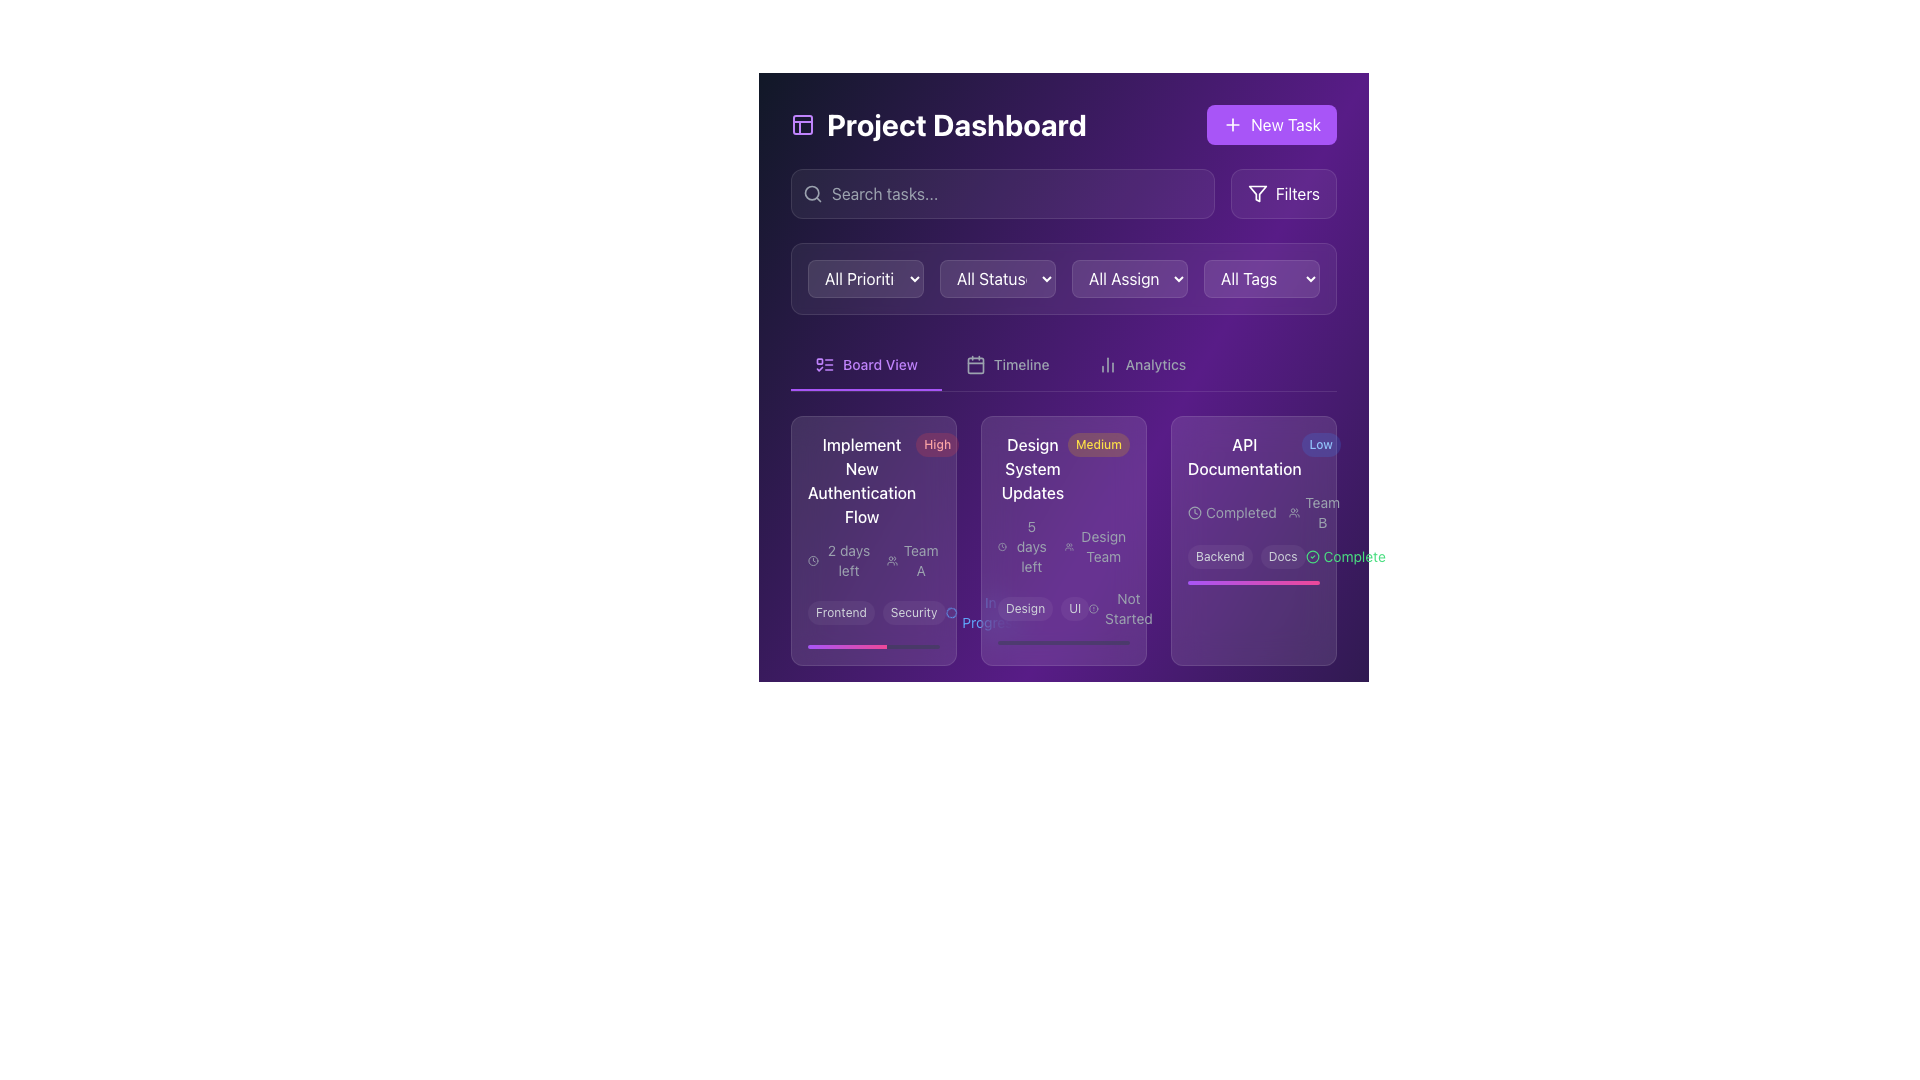 Image resolution: width=1920 pixels, height=1080 pixels. I want to click on the progress bar located in the 'API Documentation' card within the 'Project Dashboard' interface, positioned beneath the tags 'Backend' and 'Docs', so click(1252, 582).